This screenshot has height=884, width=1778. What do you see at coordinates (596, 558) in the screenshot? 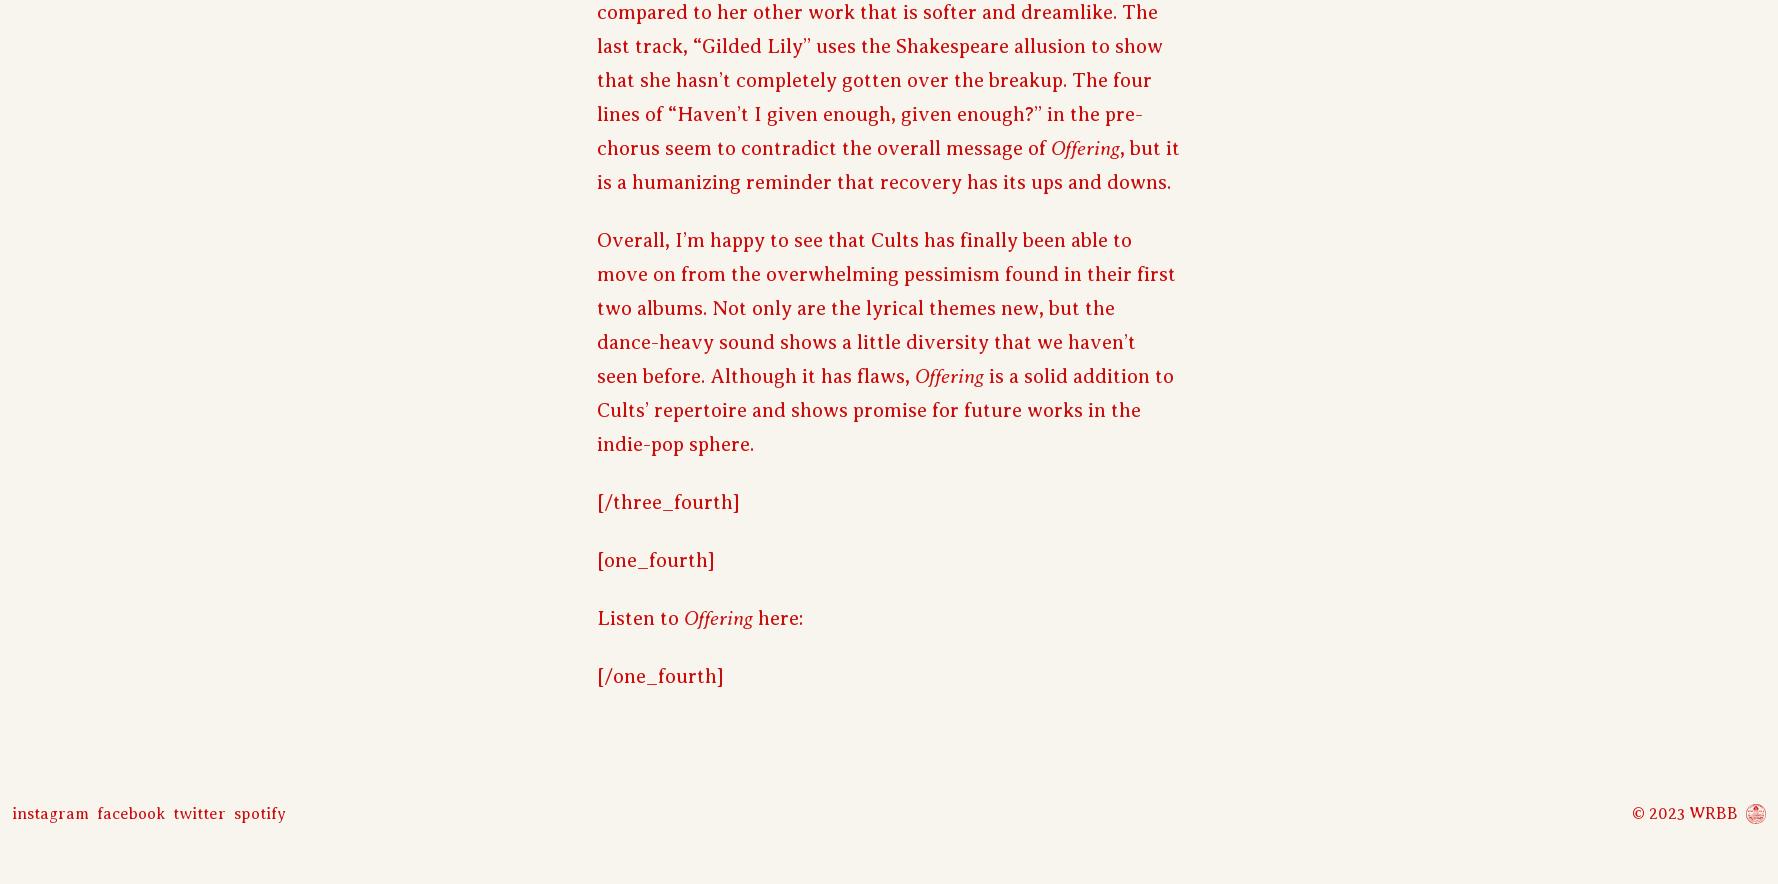
I see `'[one_fourth]'` at bounding box center [596, 558].